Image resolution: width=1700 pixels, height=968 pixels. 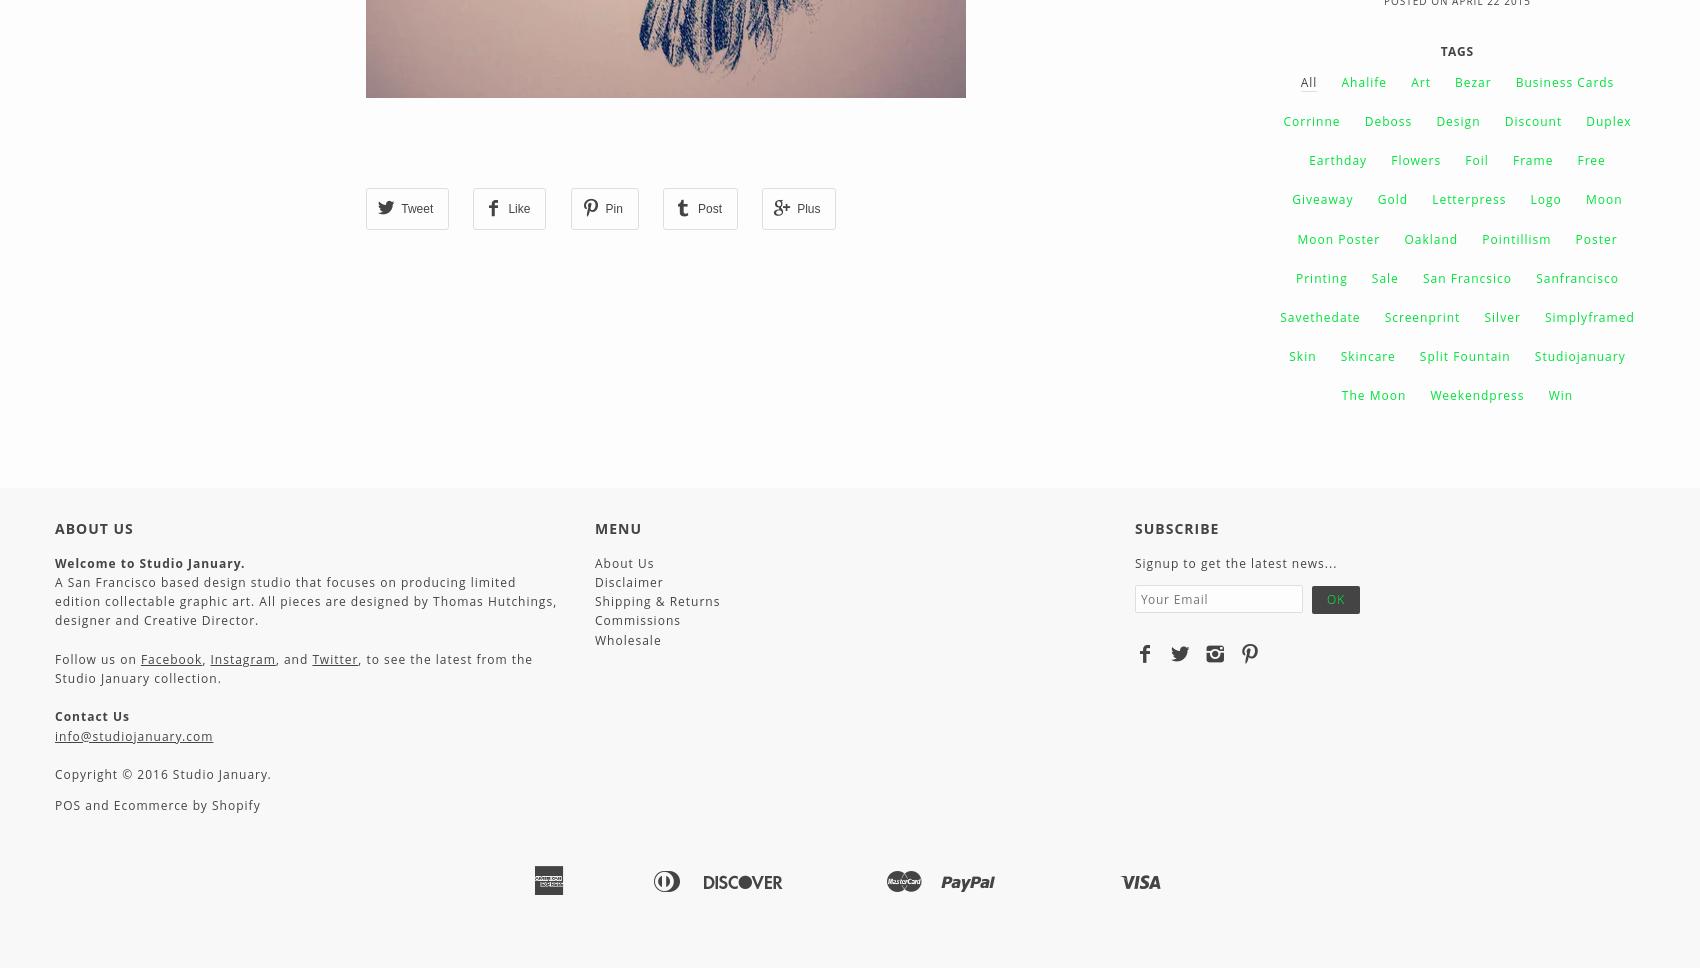 I want to click on 'logo', so click(x=1530, y=199).